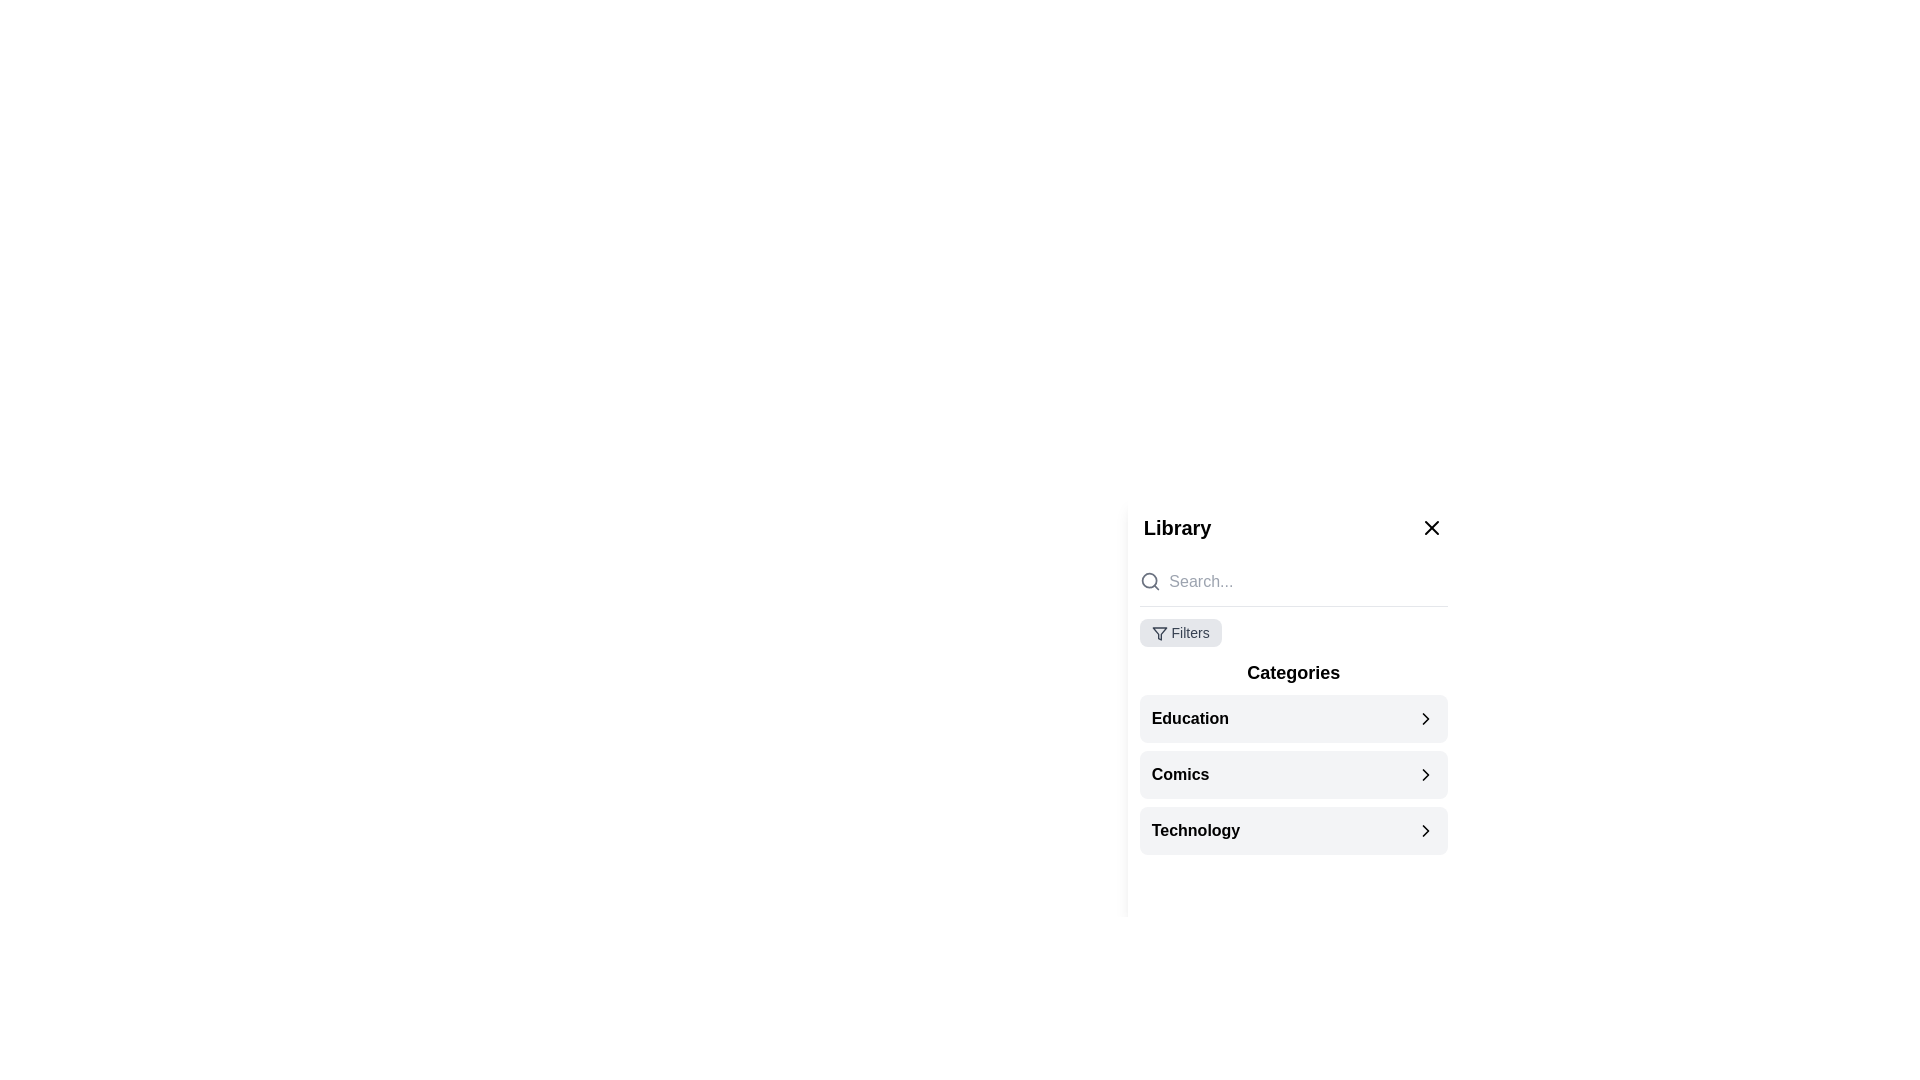 The image size is (1920, 1080). What do you see at coordinates (1424, 774) in the screenshot?
I see `the right-side chevron icon indicating the expandable 'Comics' category` at bounding box center [1424, 774].